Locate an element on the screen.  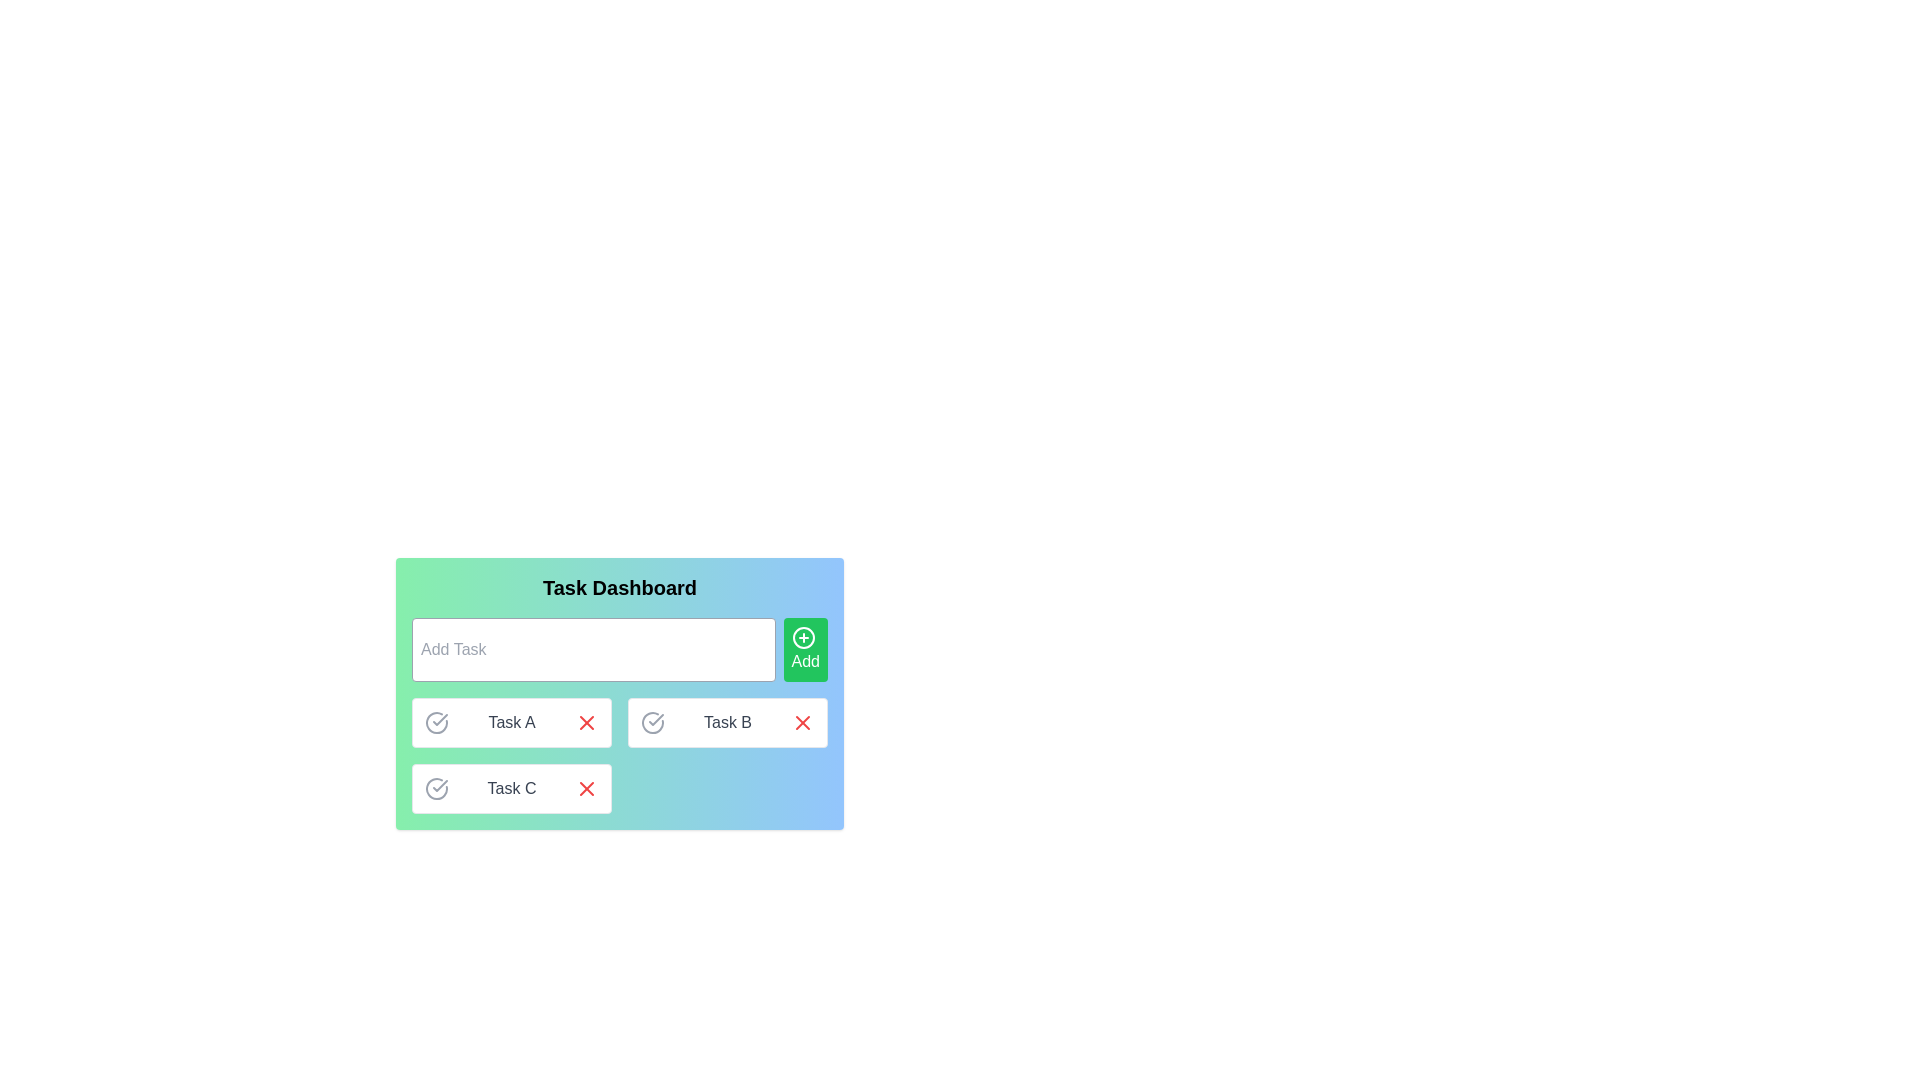
the delete button located at the right end of the task block labeled 'Task B' is located at coordinates (802, 722).